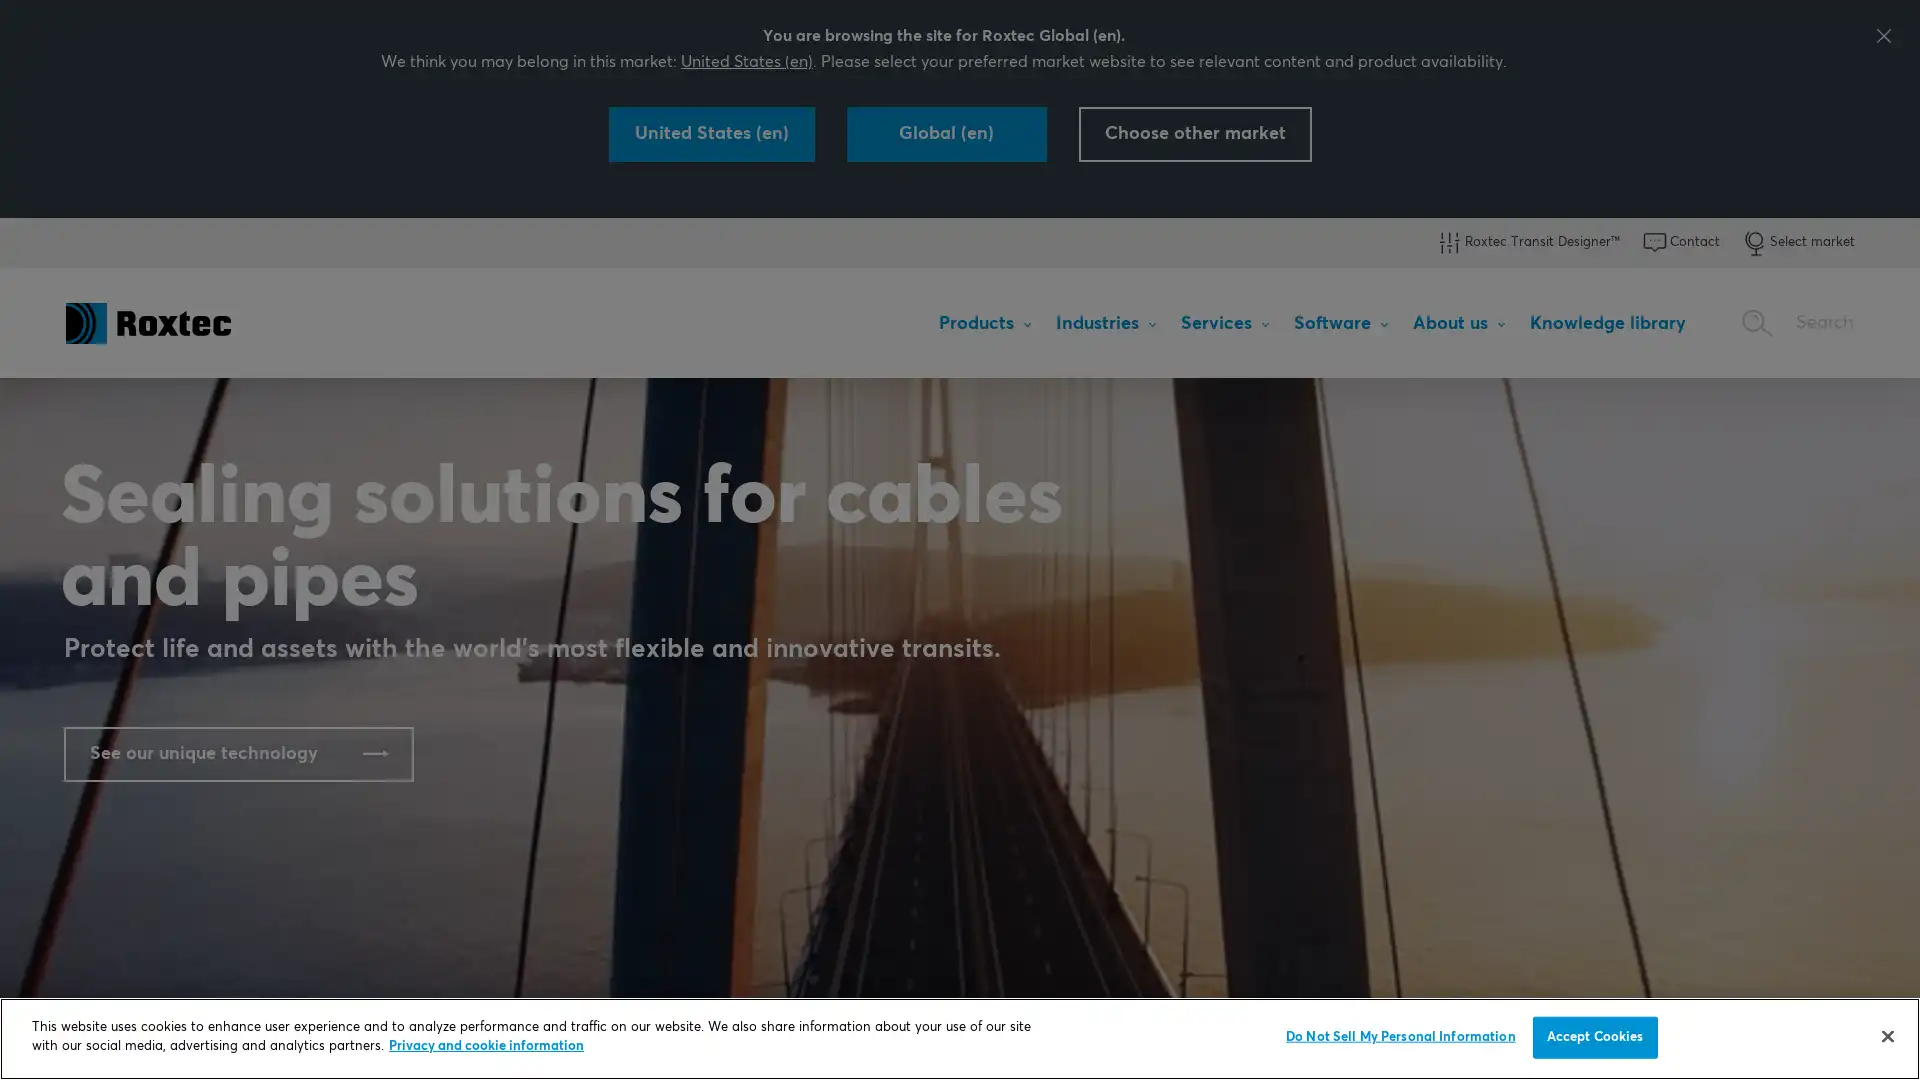 The image size is (1920, 1080). What do you see at coordinates (1526, 242) in the screenshot?
I see `Roxtec Transit DesignerTM` at bounding box center [1526, 242].